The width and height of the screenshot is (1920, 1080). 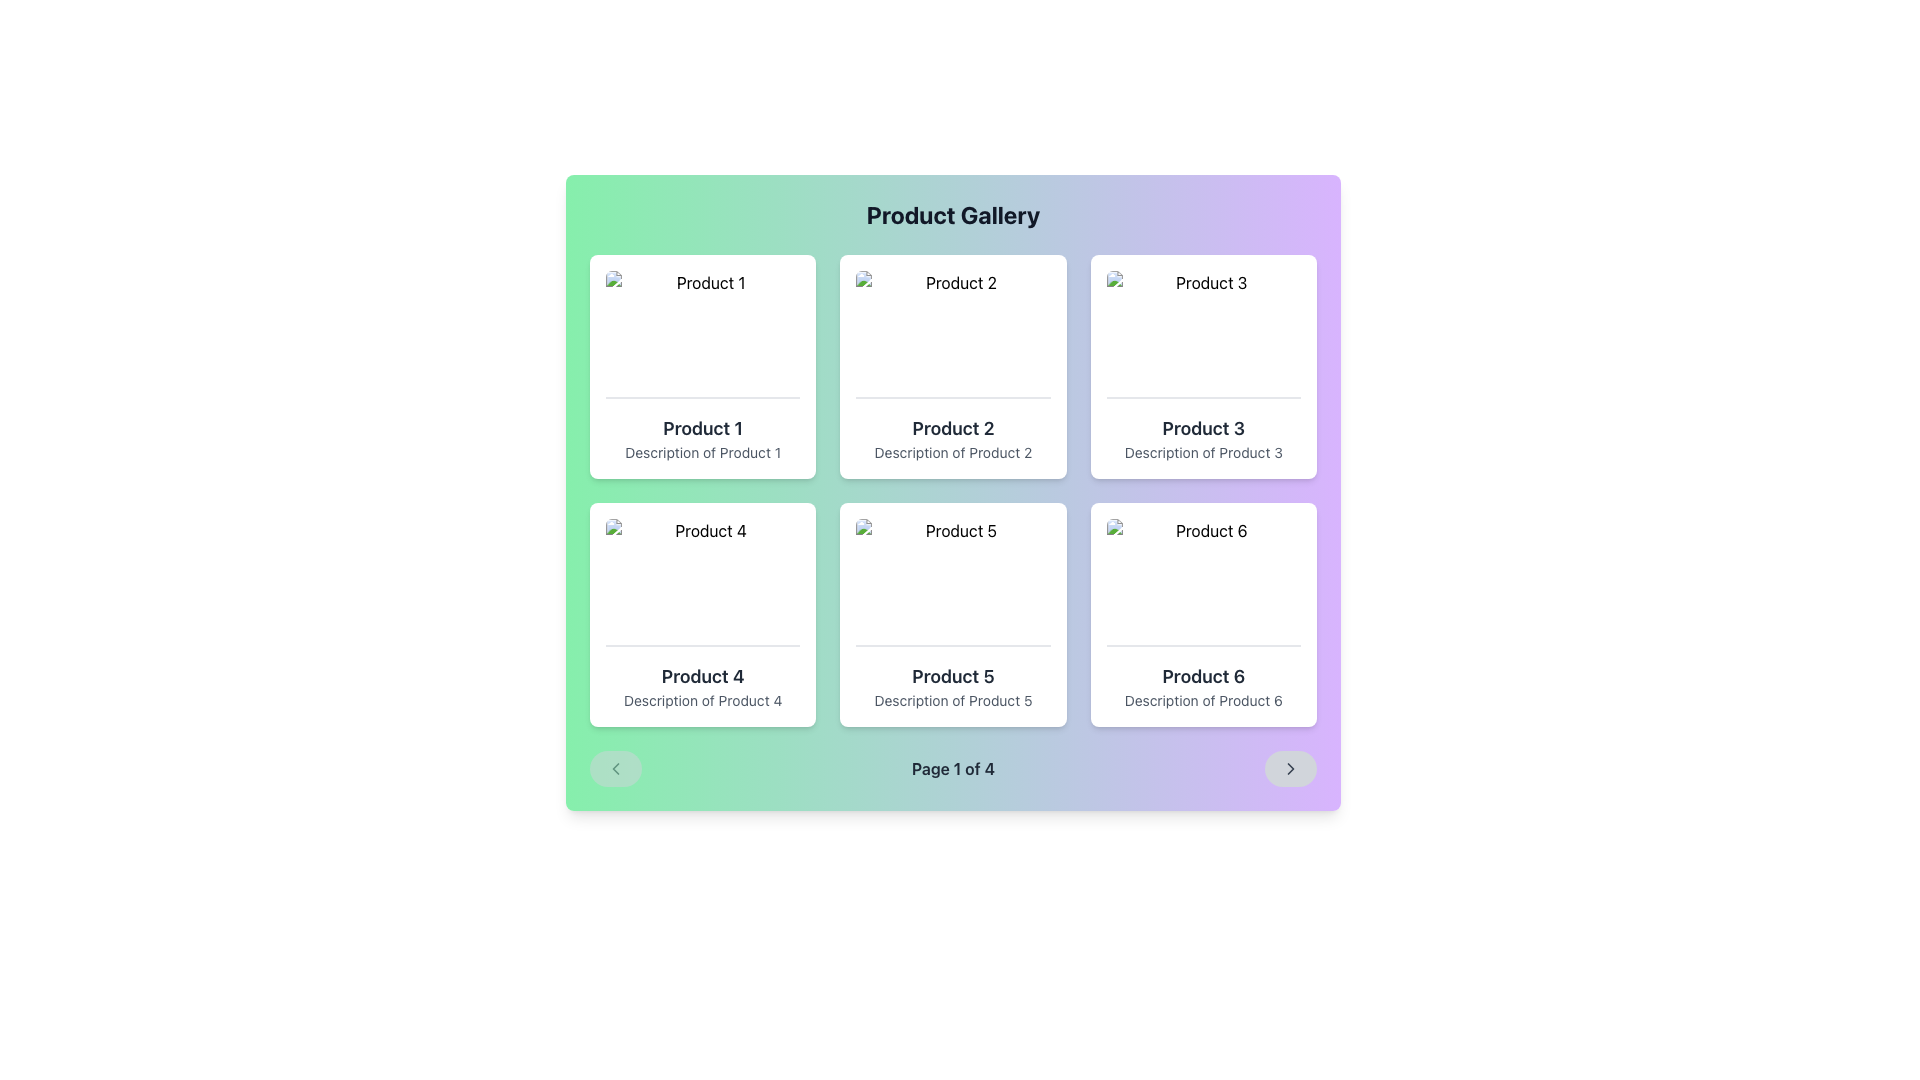 What do you see at coordinates (952, 452) in the screenshot?
I see `text label displaying 'Description of Product 2', located within the card labeled 'Product 2' in a small gray font` at bounding box center [952, 452].